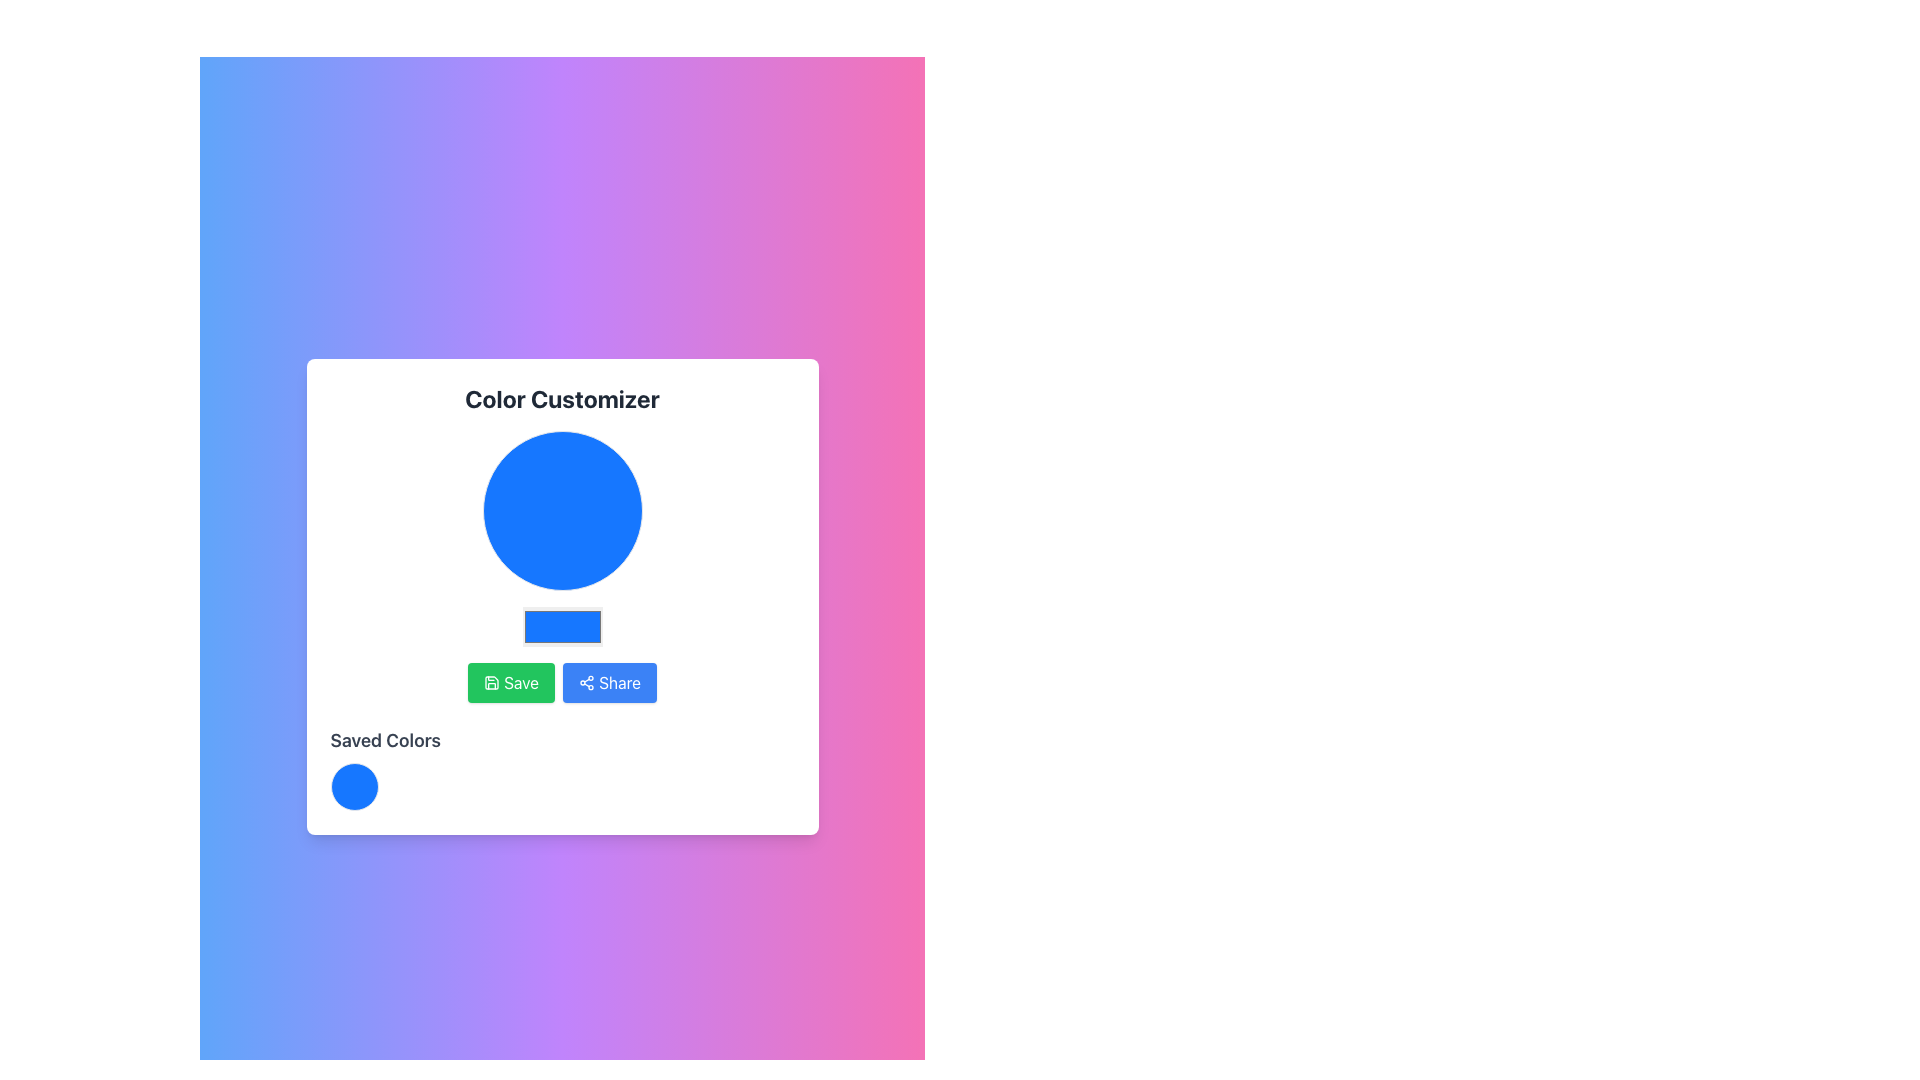 The height and width of the screenshot is (1080, 1920). Describe the element at coordinates (354, 785) in the screenshot. I see `the saved color button located in the 'Saved Colors' section at the bottom left of the white card interface` at that location.